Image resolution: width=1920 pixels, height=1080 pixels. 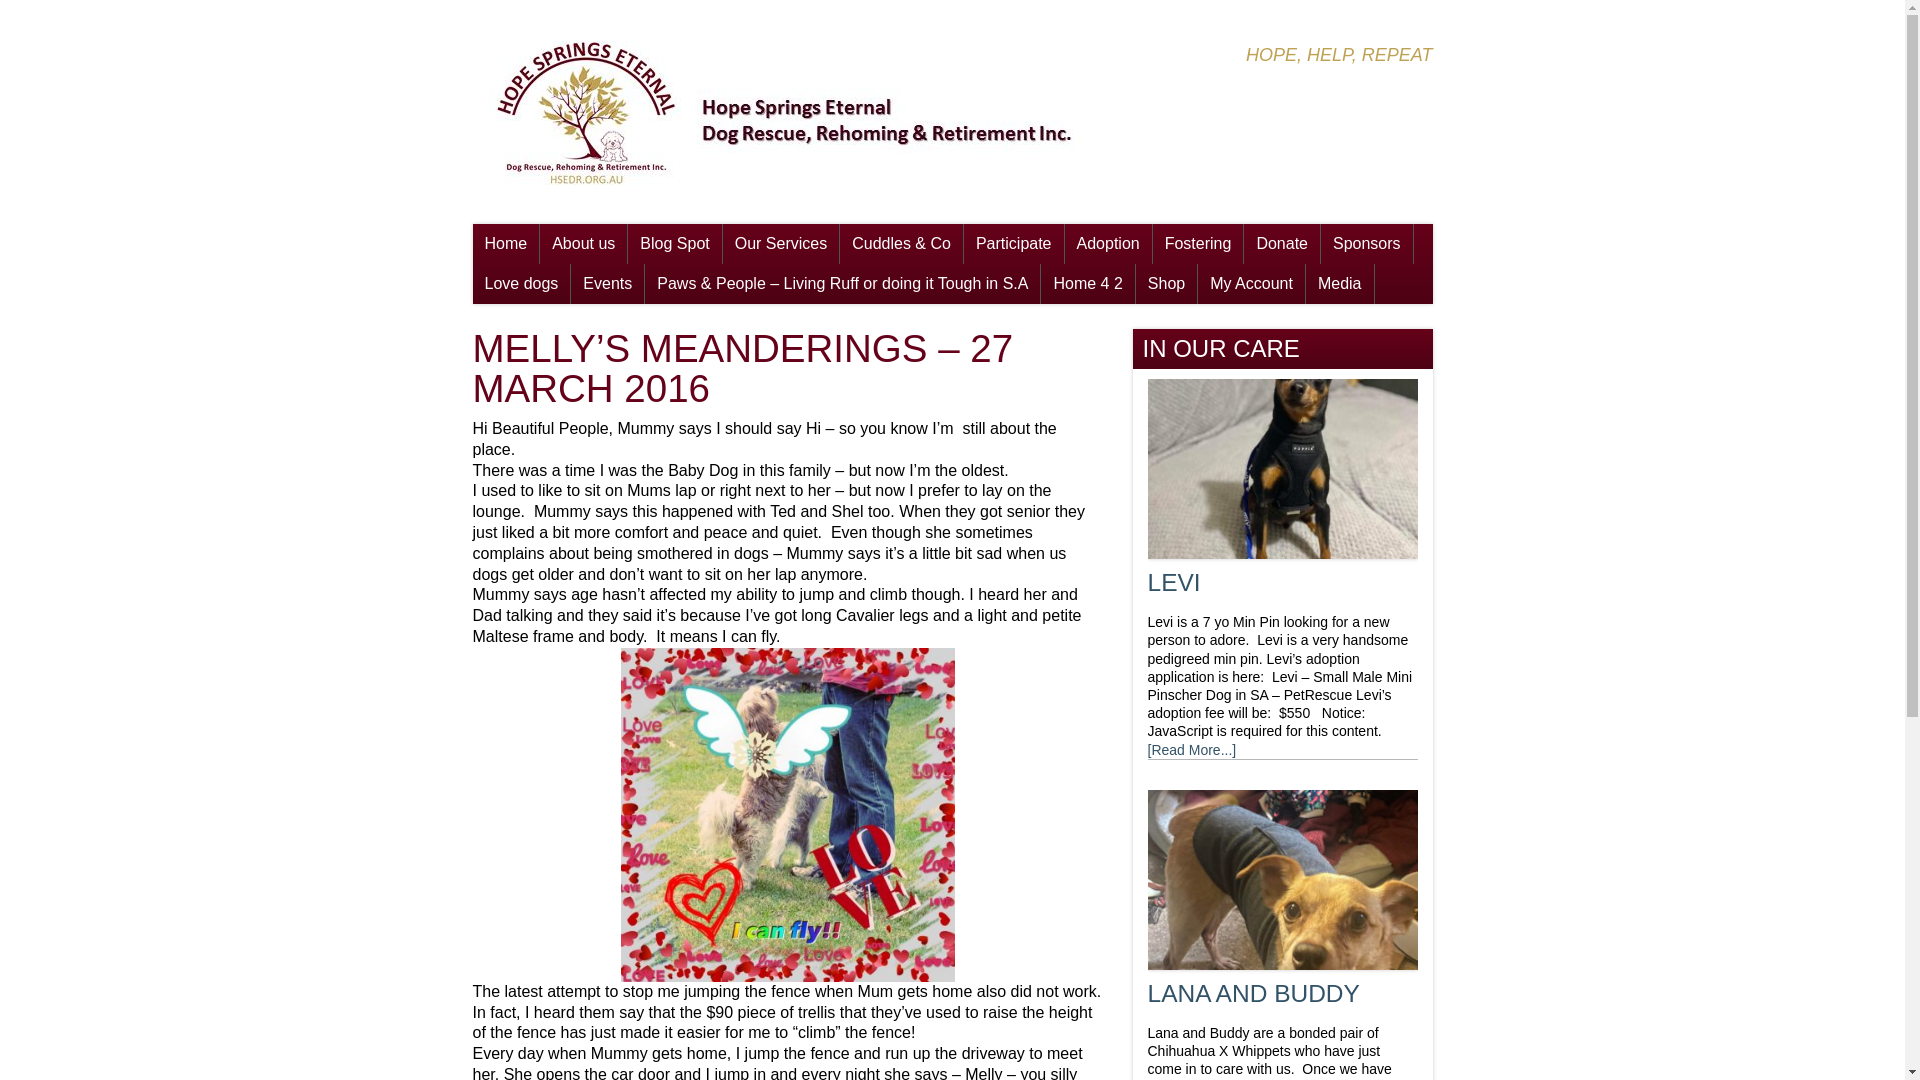 I want to click on 'Sponsors', so click(x=1366, y=242).